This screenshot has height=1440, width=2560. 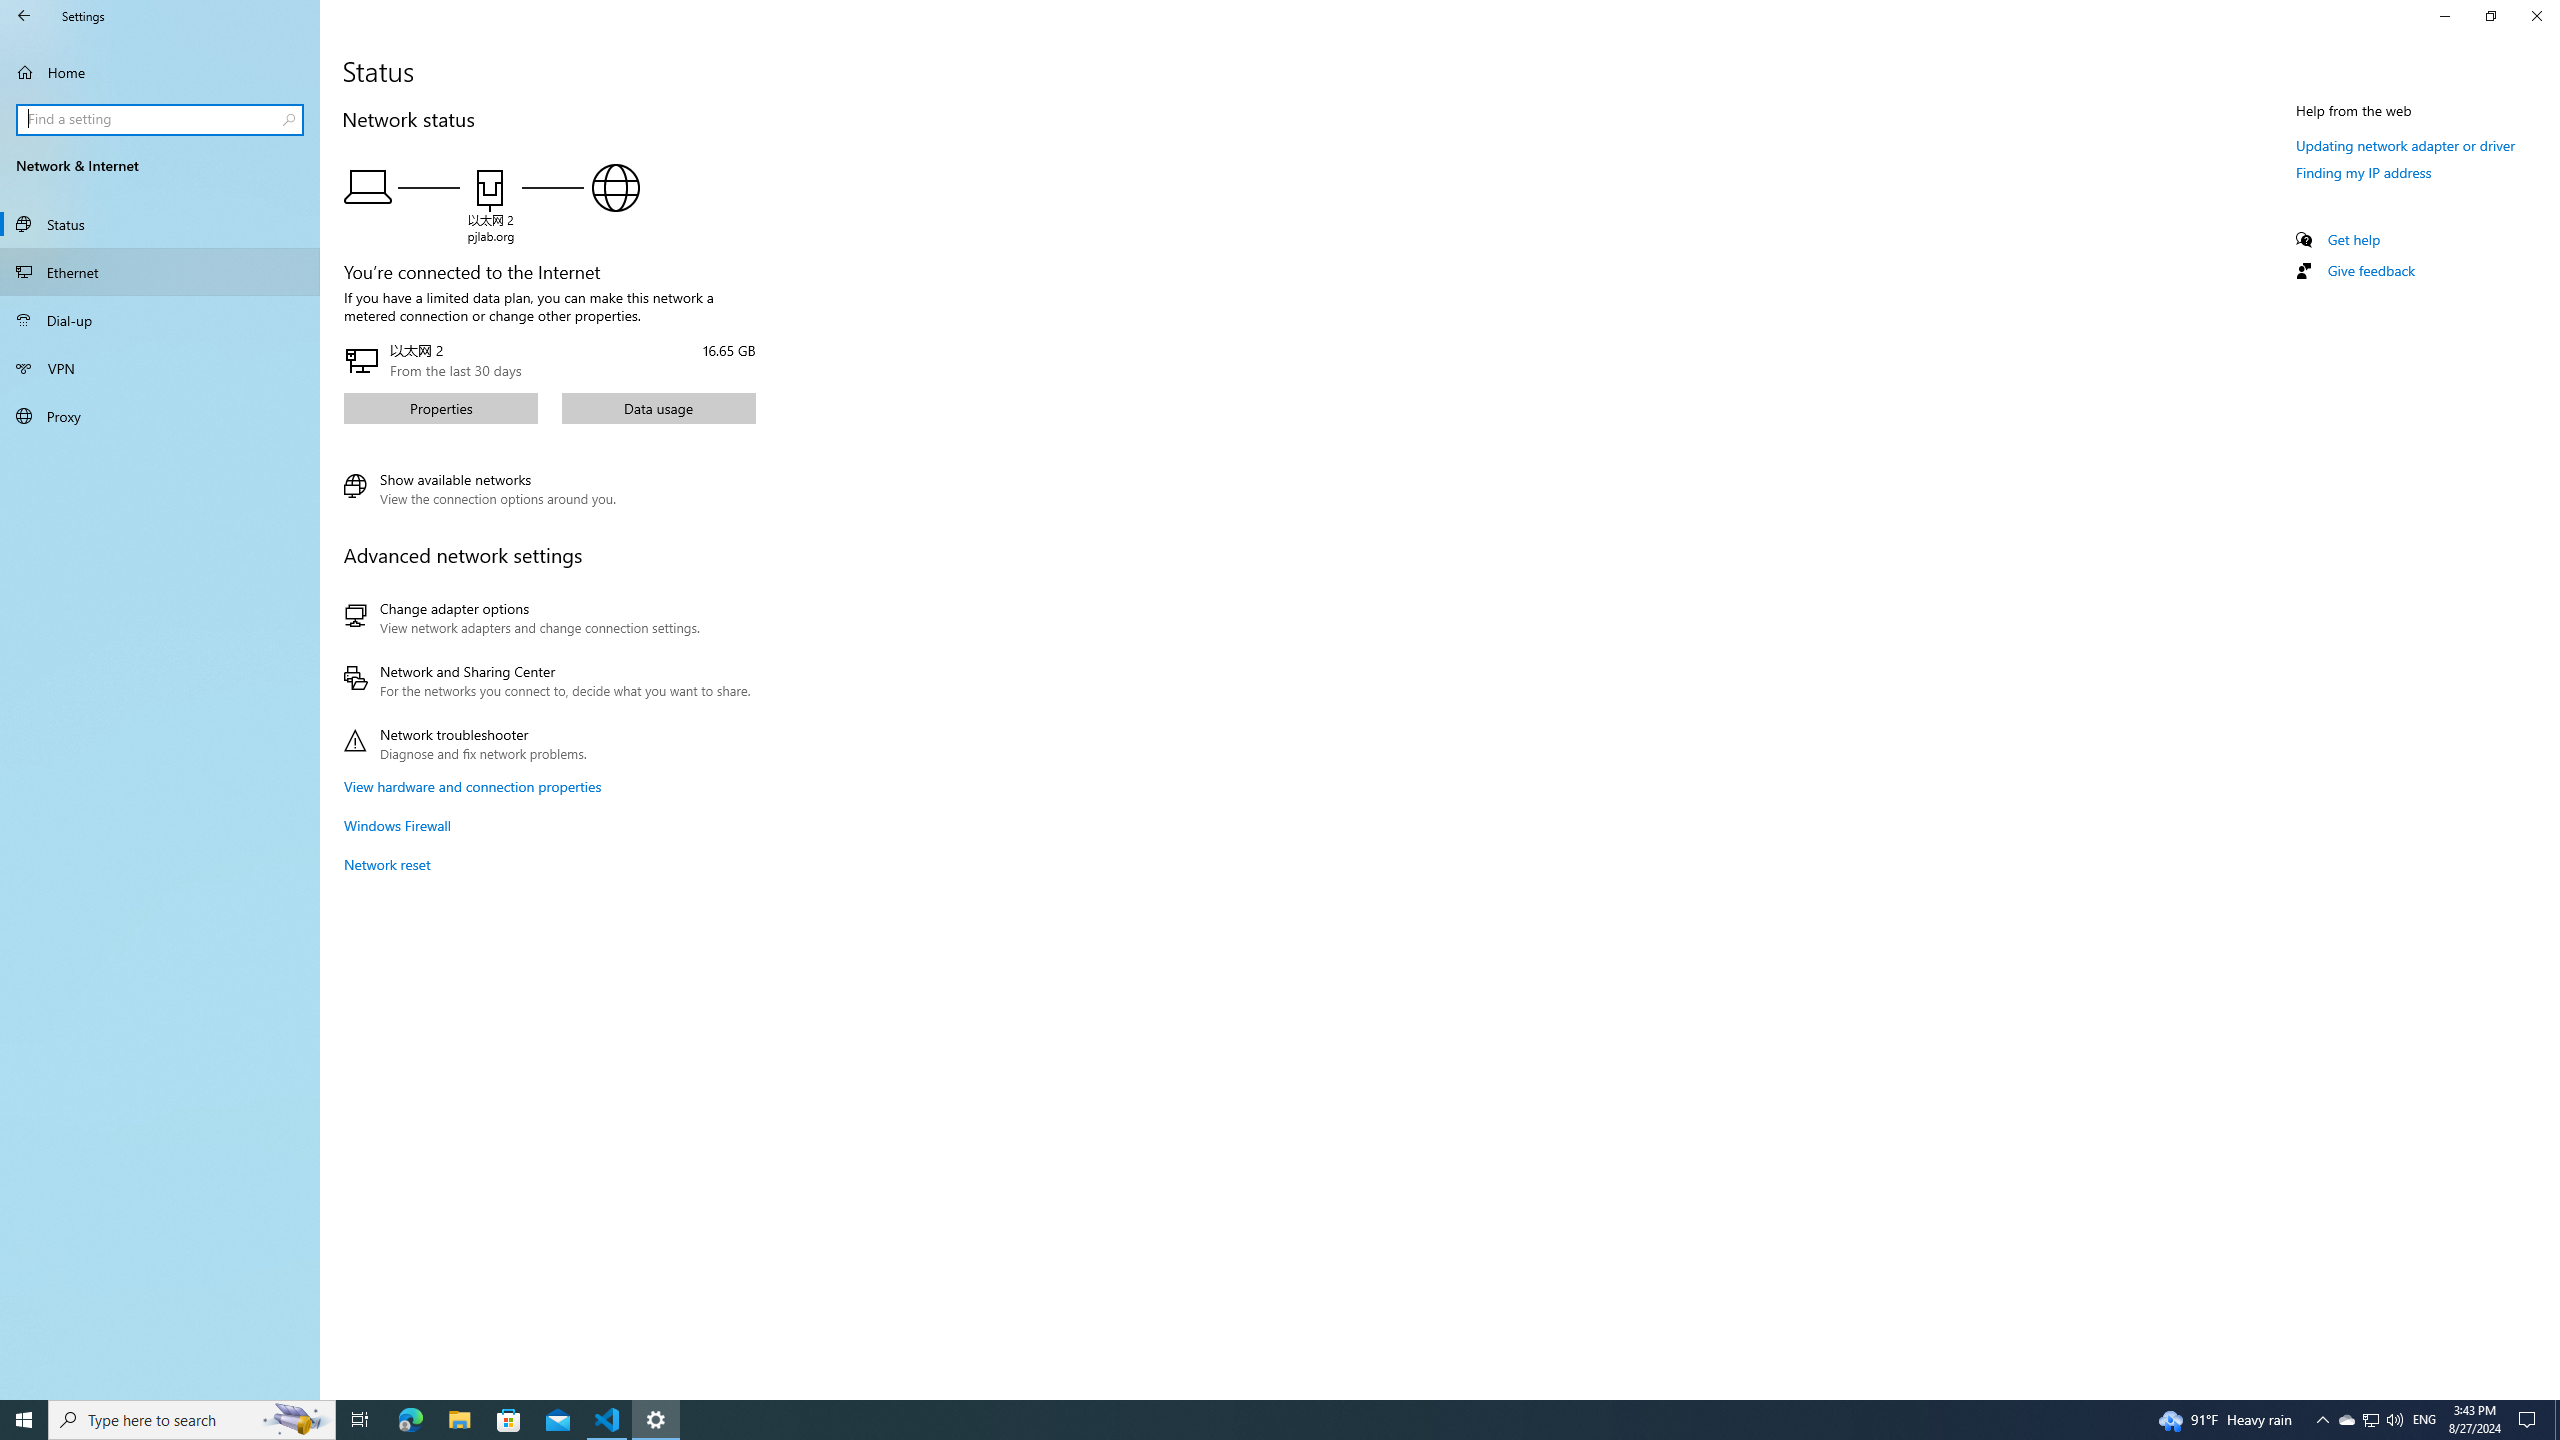 What do you see at coordinates (2369, 269) in the screenshot?
I see `'Give feedback'` at bounding box center [2369, 269].